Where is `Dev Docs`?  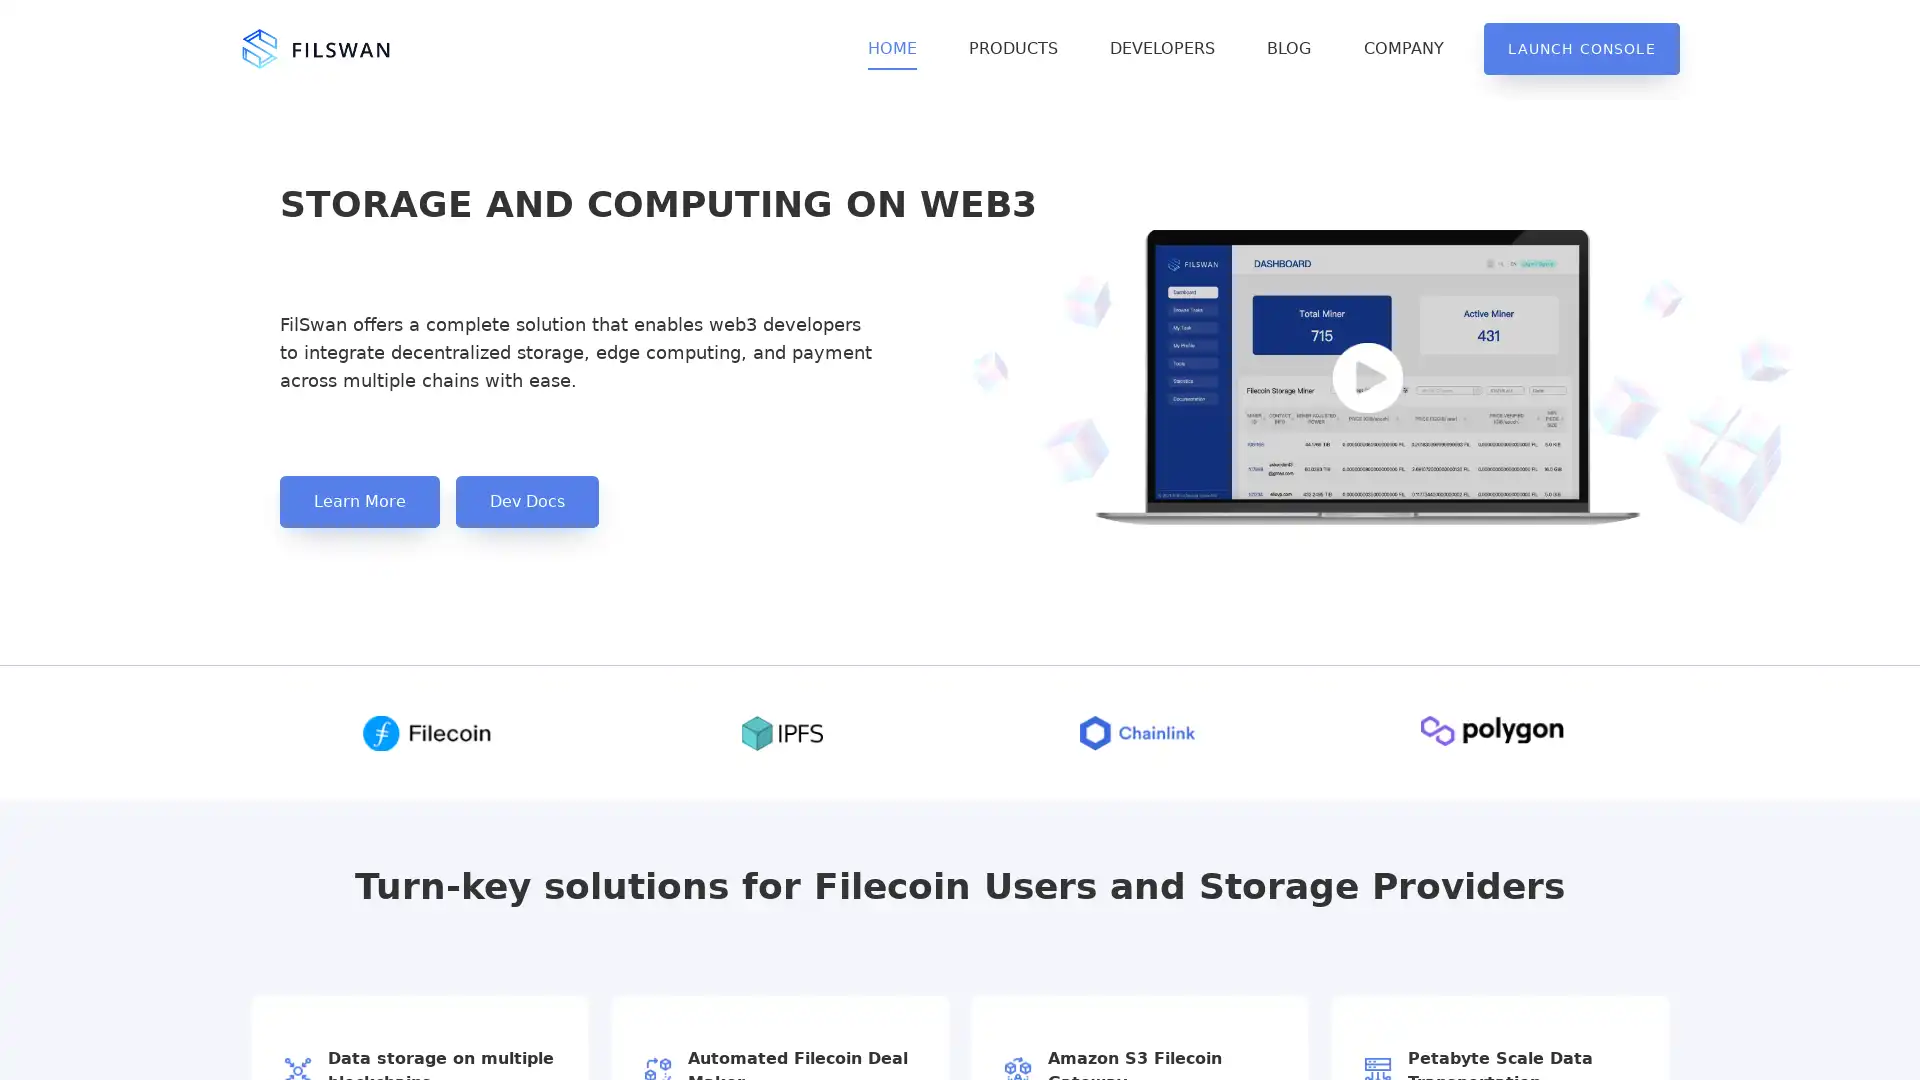 Dev Docs is located at coordinates (527, 500).